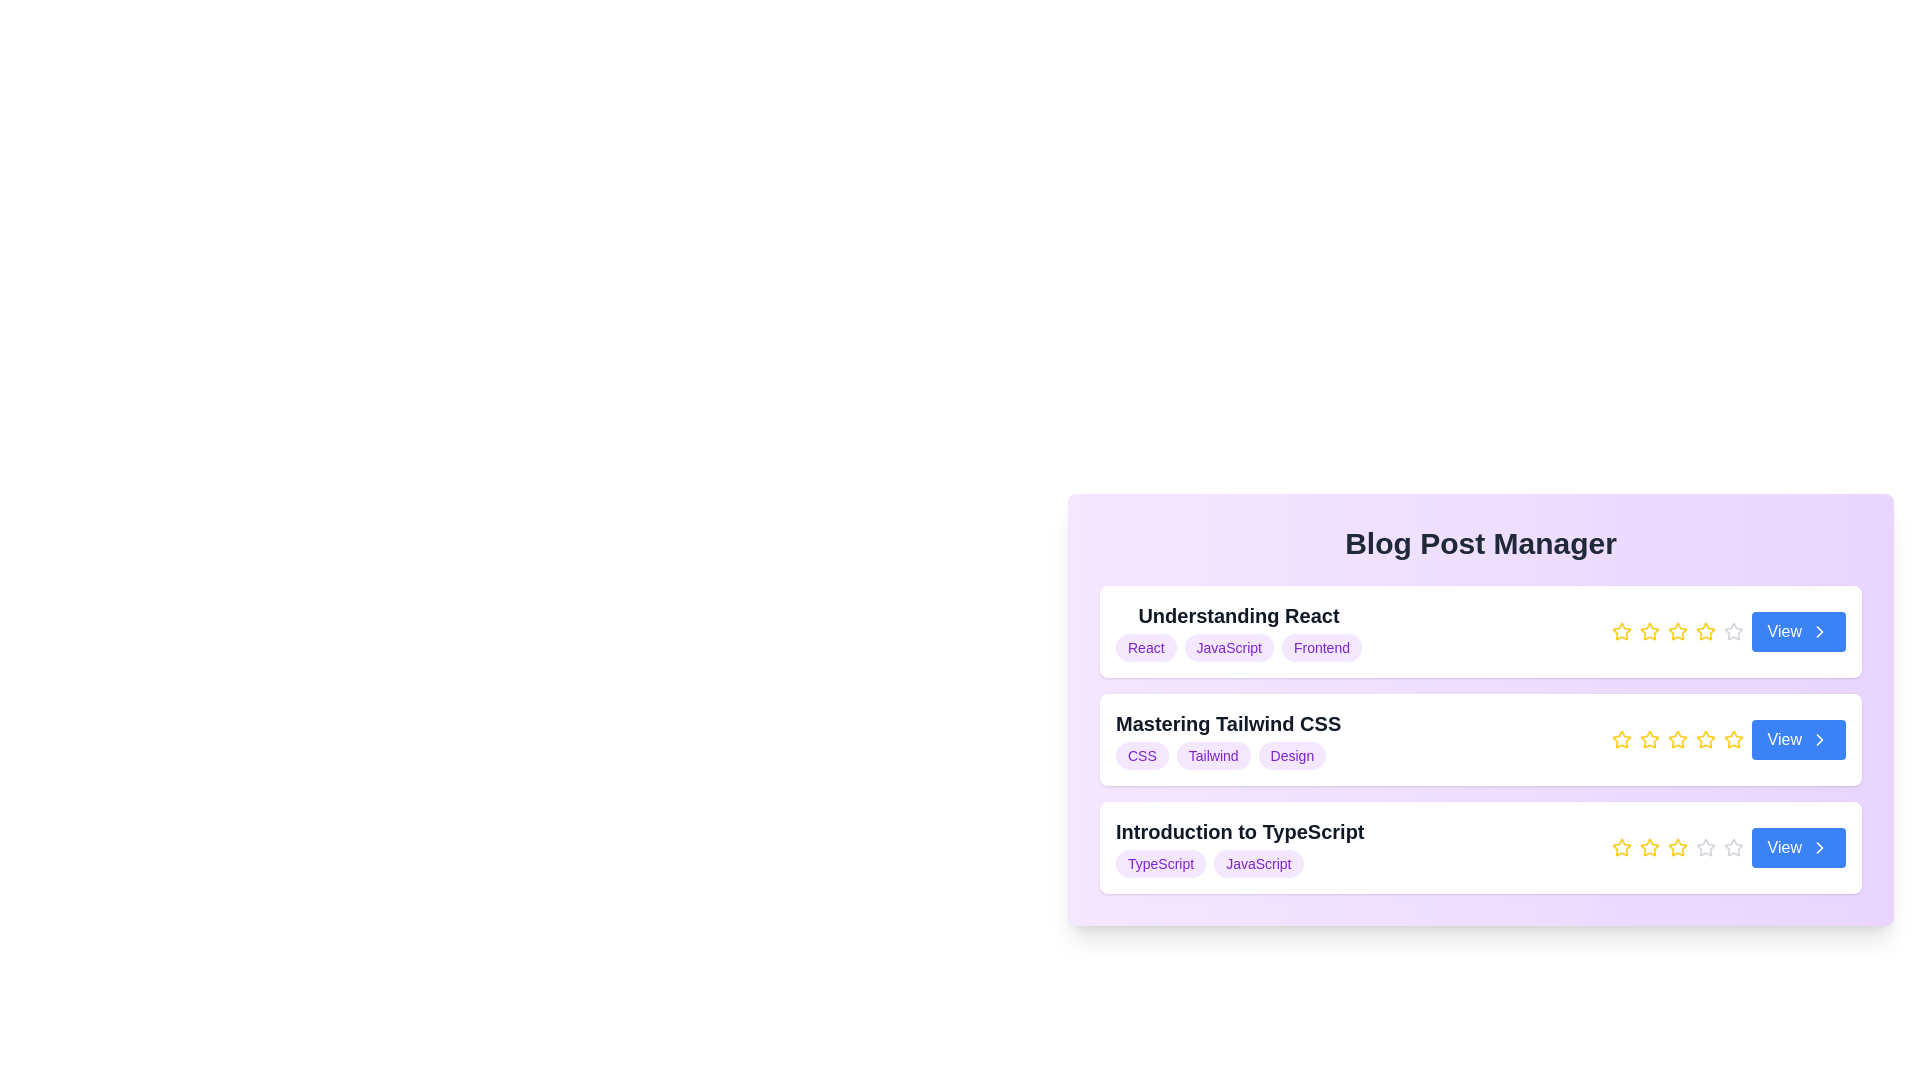 The width and height of the screenshot is (1920, 1080). I want to click on the fourth star icon in the 5-star rating system for the 'Mastering Tailwind CSS' item, so click(1677, 739).